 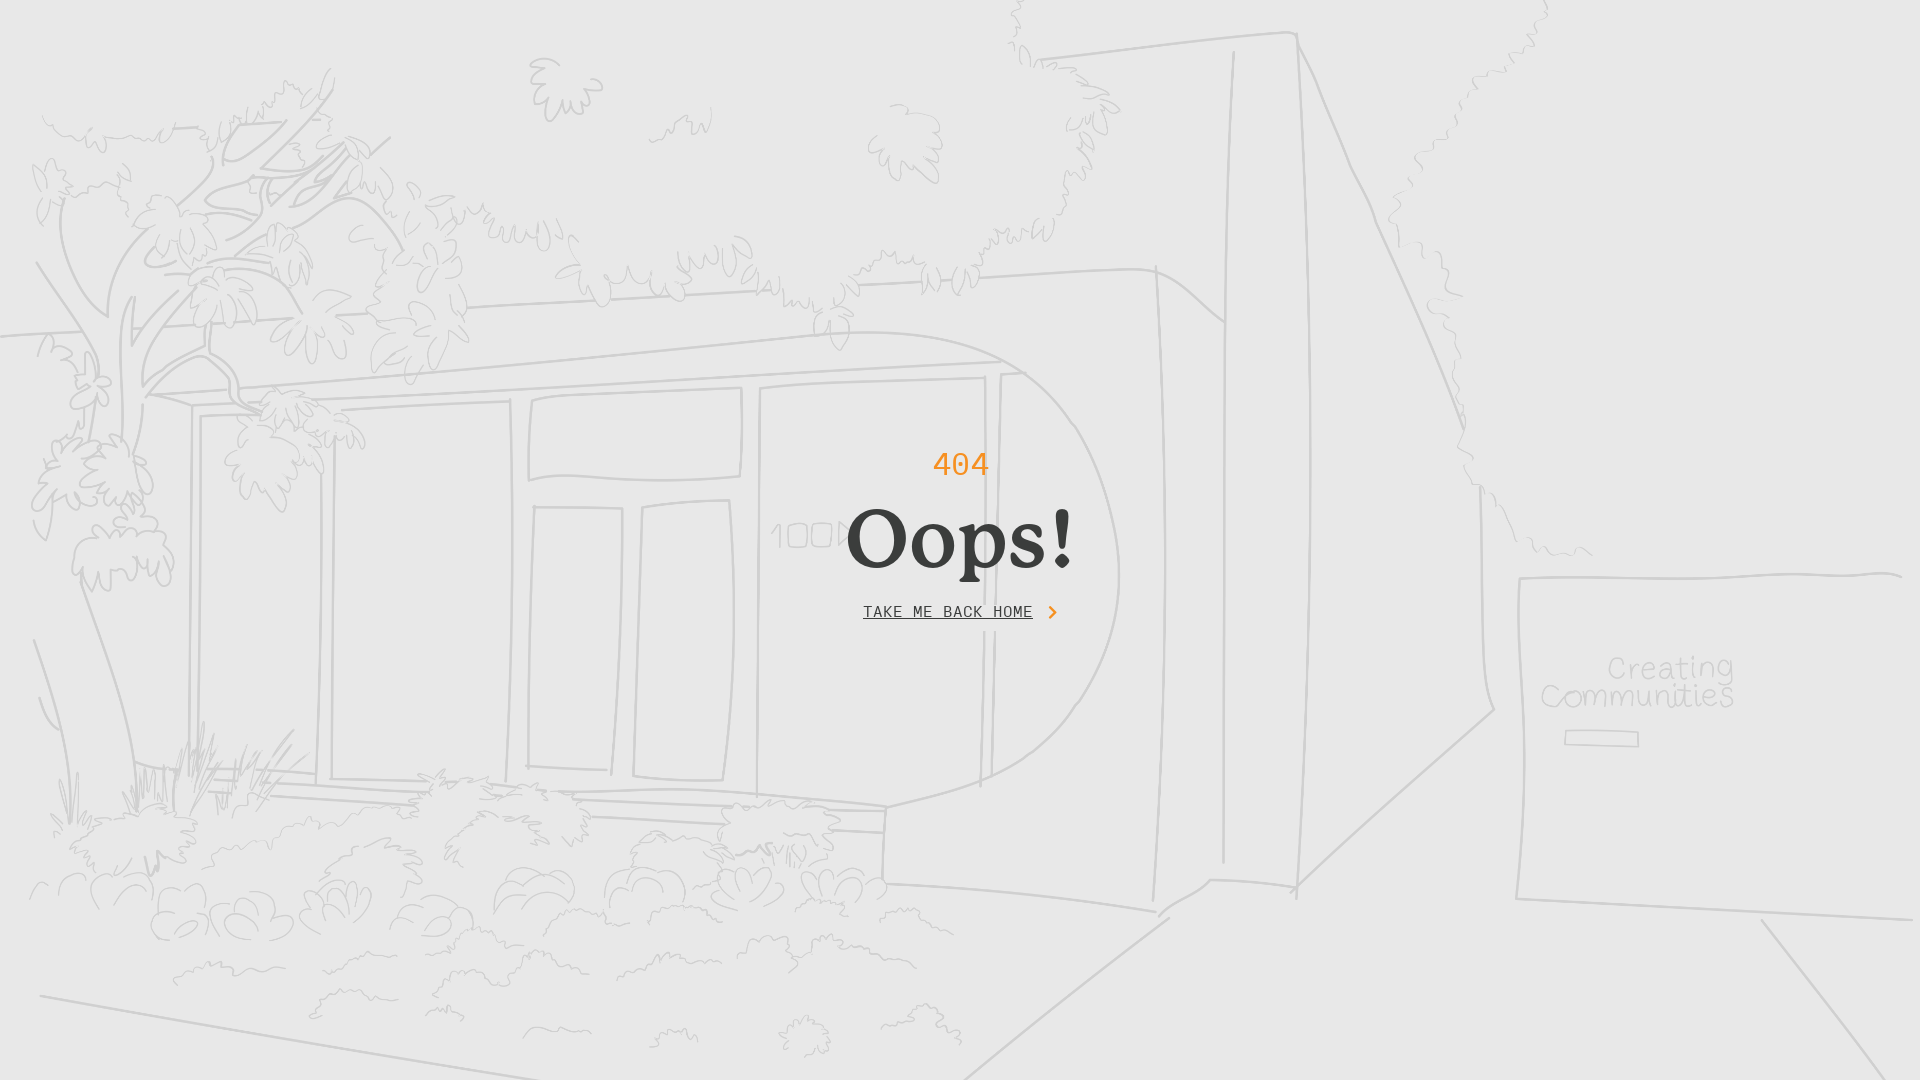 What do you see at coordinates (960, 616) in the screenshot?
I see `'TAKE ME BACK HOME'` at bounding box center [960, 616].